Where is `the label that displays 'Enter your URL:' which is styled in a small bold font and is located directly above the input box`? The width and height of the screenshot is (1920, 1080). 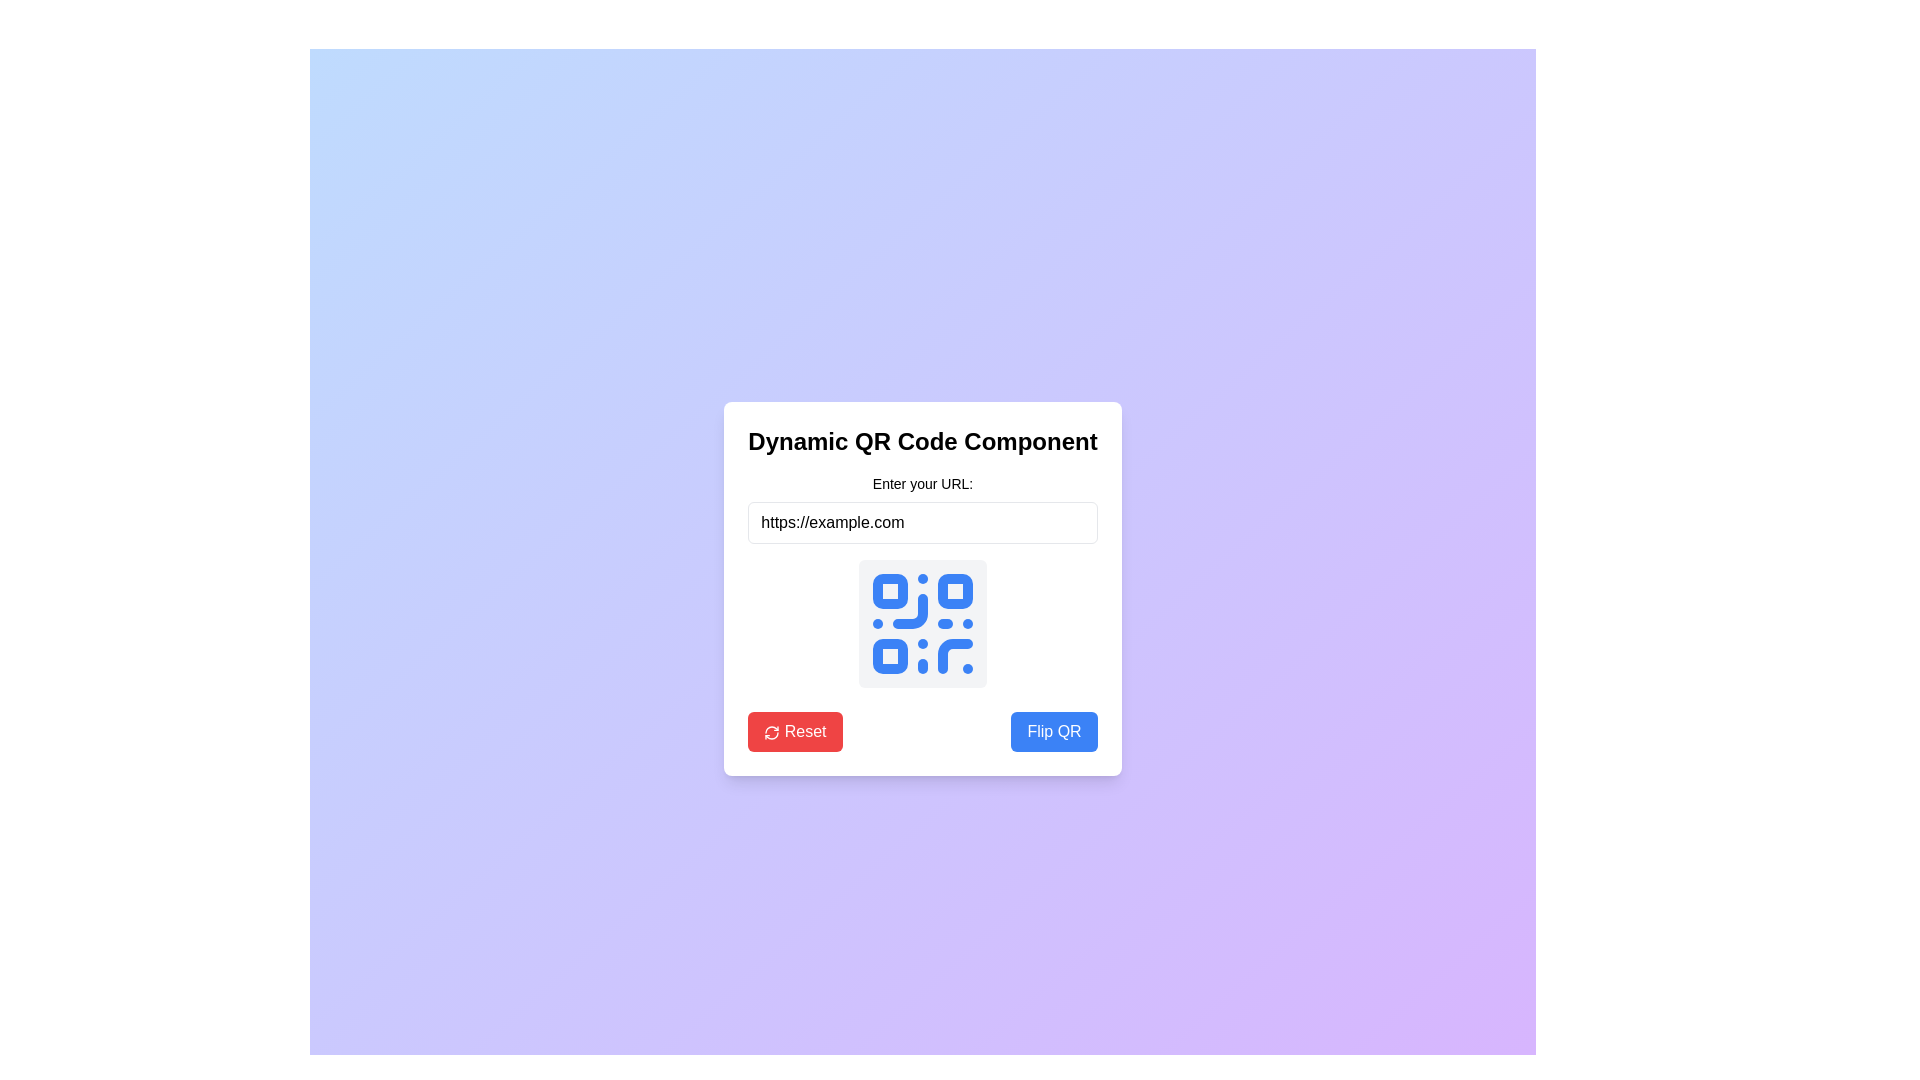
the label that displays 'Enter your URL:' which is styled in a small bold font and is located directly above the input box is located at coordinates (921, 483).